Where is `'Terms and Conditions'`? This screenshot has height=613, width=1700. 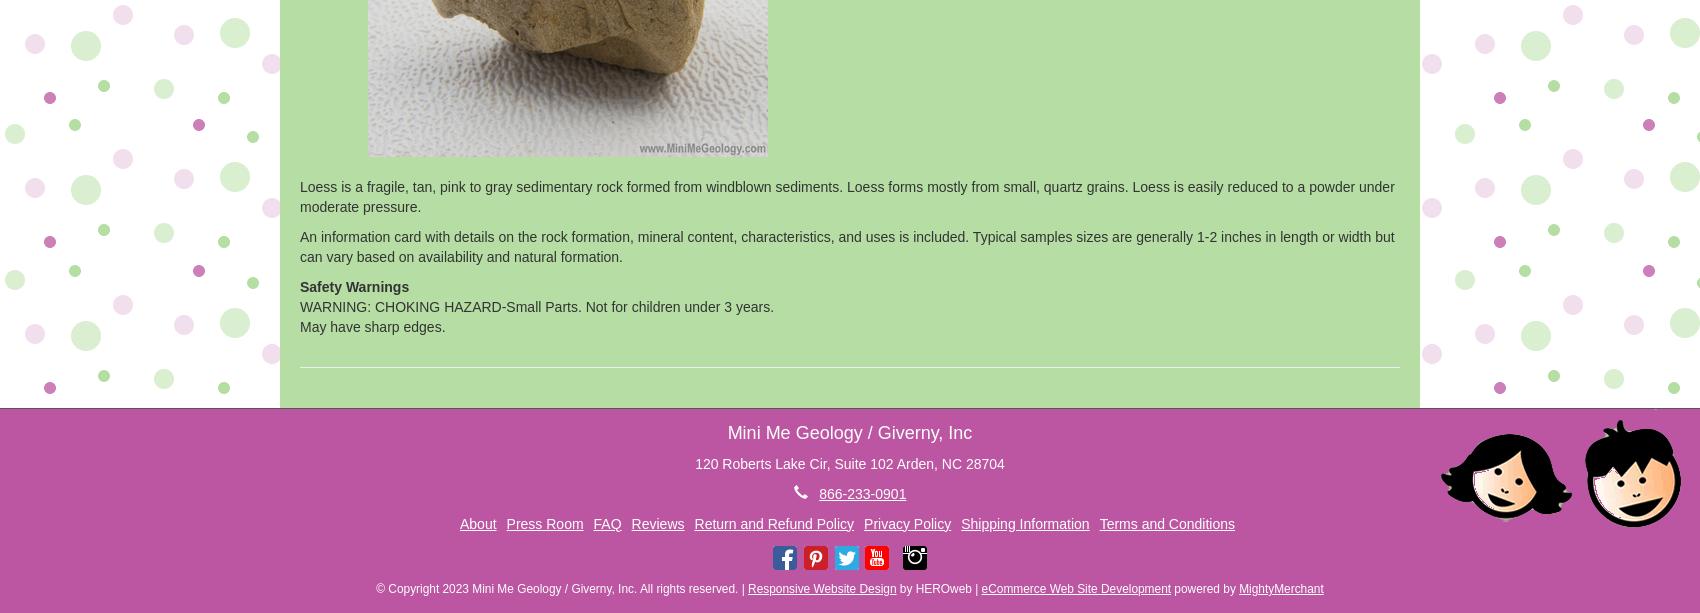
'Terms and Conditions' is located at coordinates (1099, 522).